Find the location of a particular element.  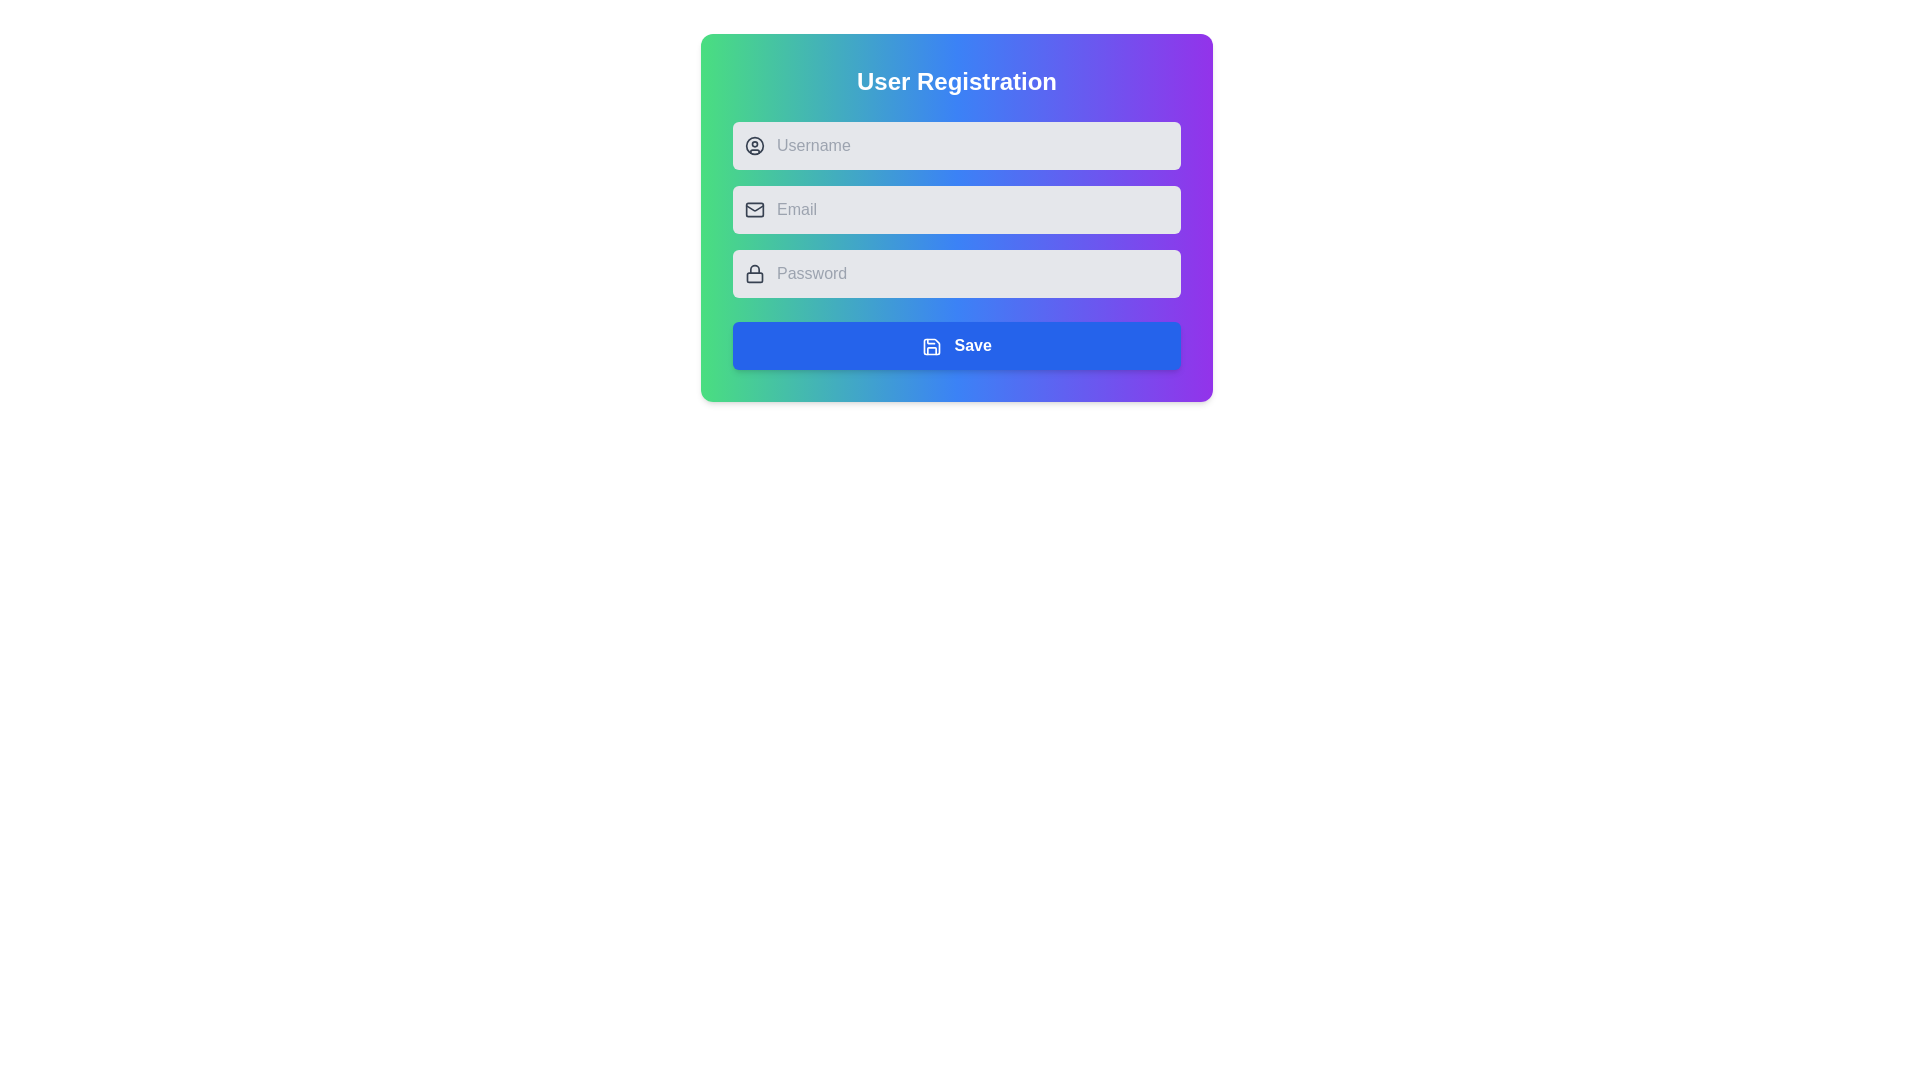

the email icon SVG located adjacent to the 'Email' label in the user registration form is located at coordinates (753, 209).